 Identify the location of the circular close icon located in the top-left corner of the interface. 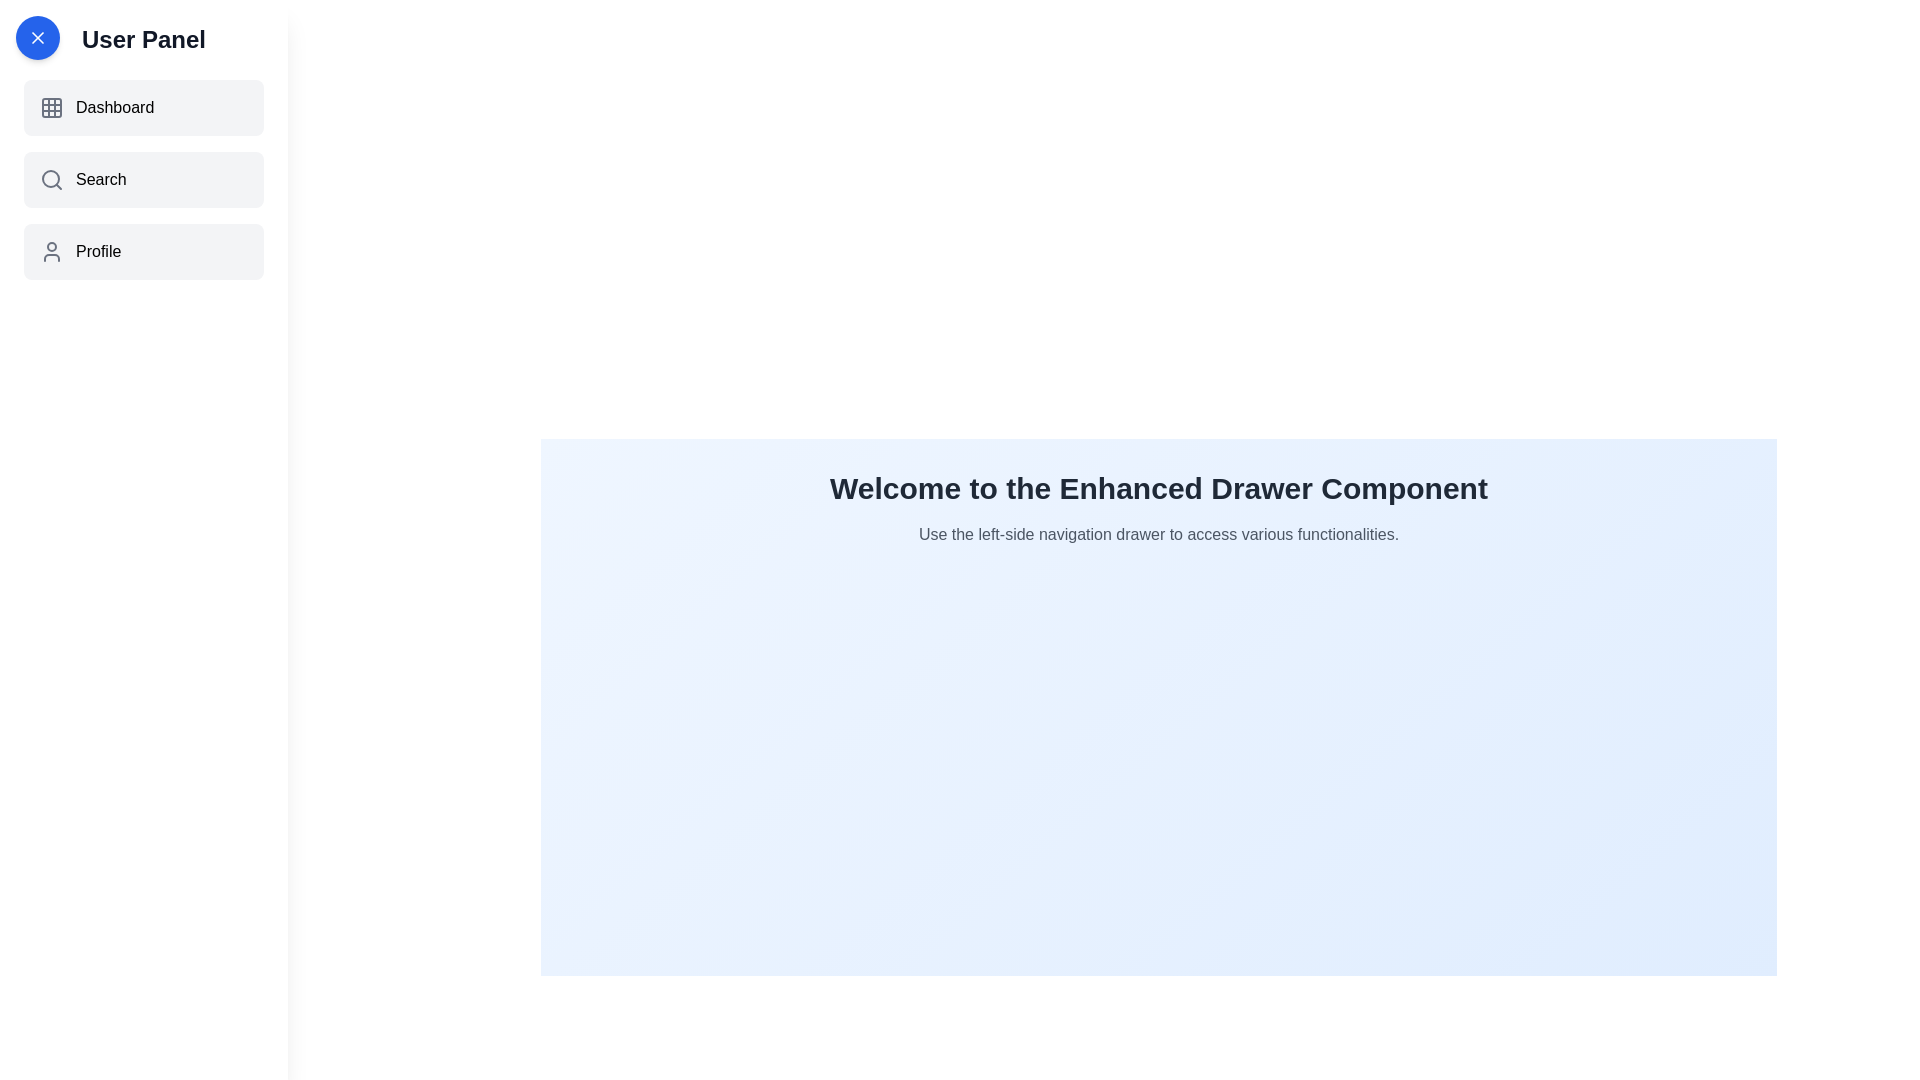
(38, 38).